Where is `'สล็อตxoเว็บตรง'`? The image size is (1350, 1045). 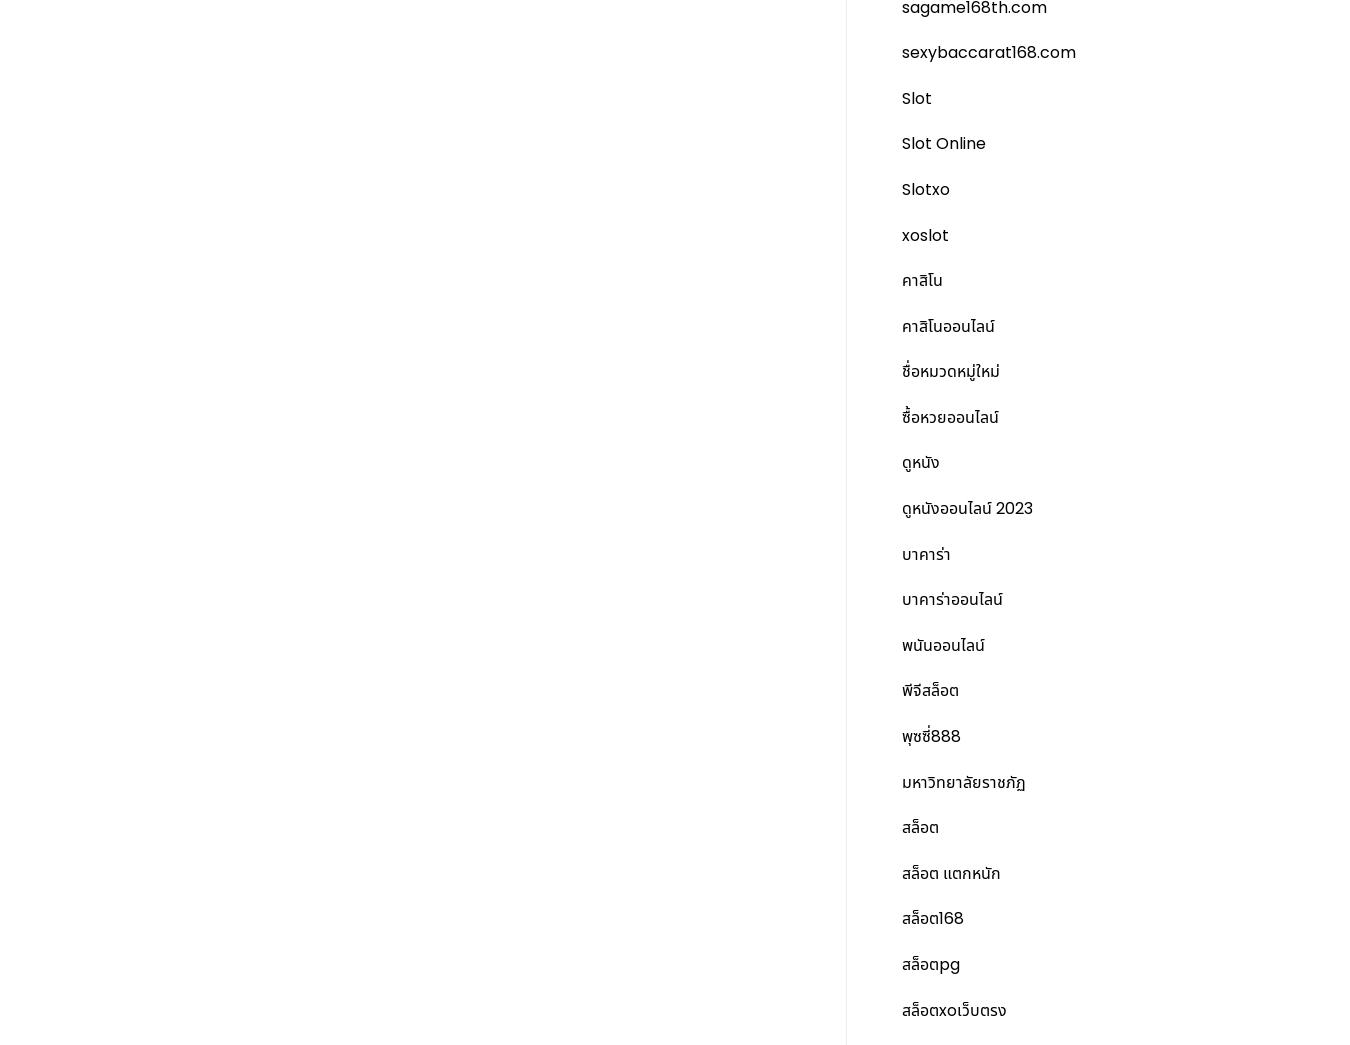 'สล็อตxoเว็บตรง' is located at coordinates (953, 1009).